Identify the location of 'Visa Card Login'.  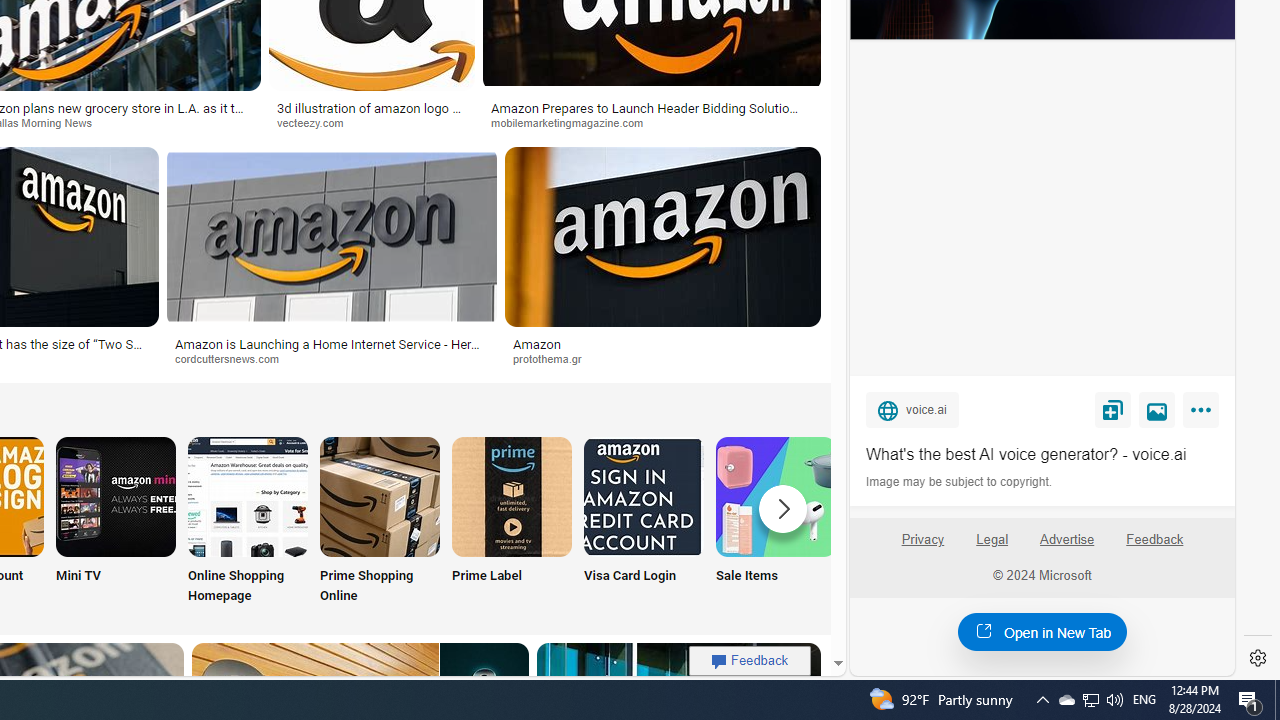
(643, 521).